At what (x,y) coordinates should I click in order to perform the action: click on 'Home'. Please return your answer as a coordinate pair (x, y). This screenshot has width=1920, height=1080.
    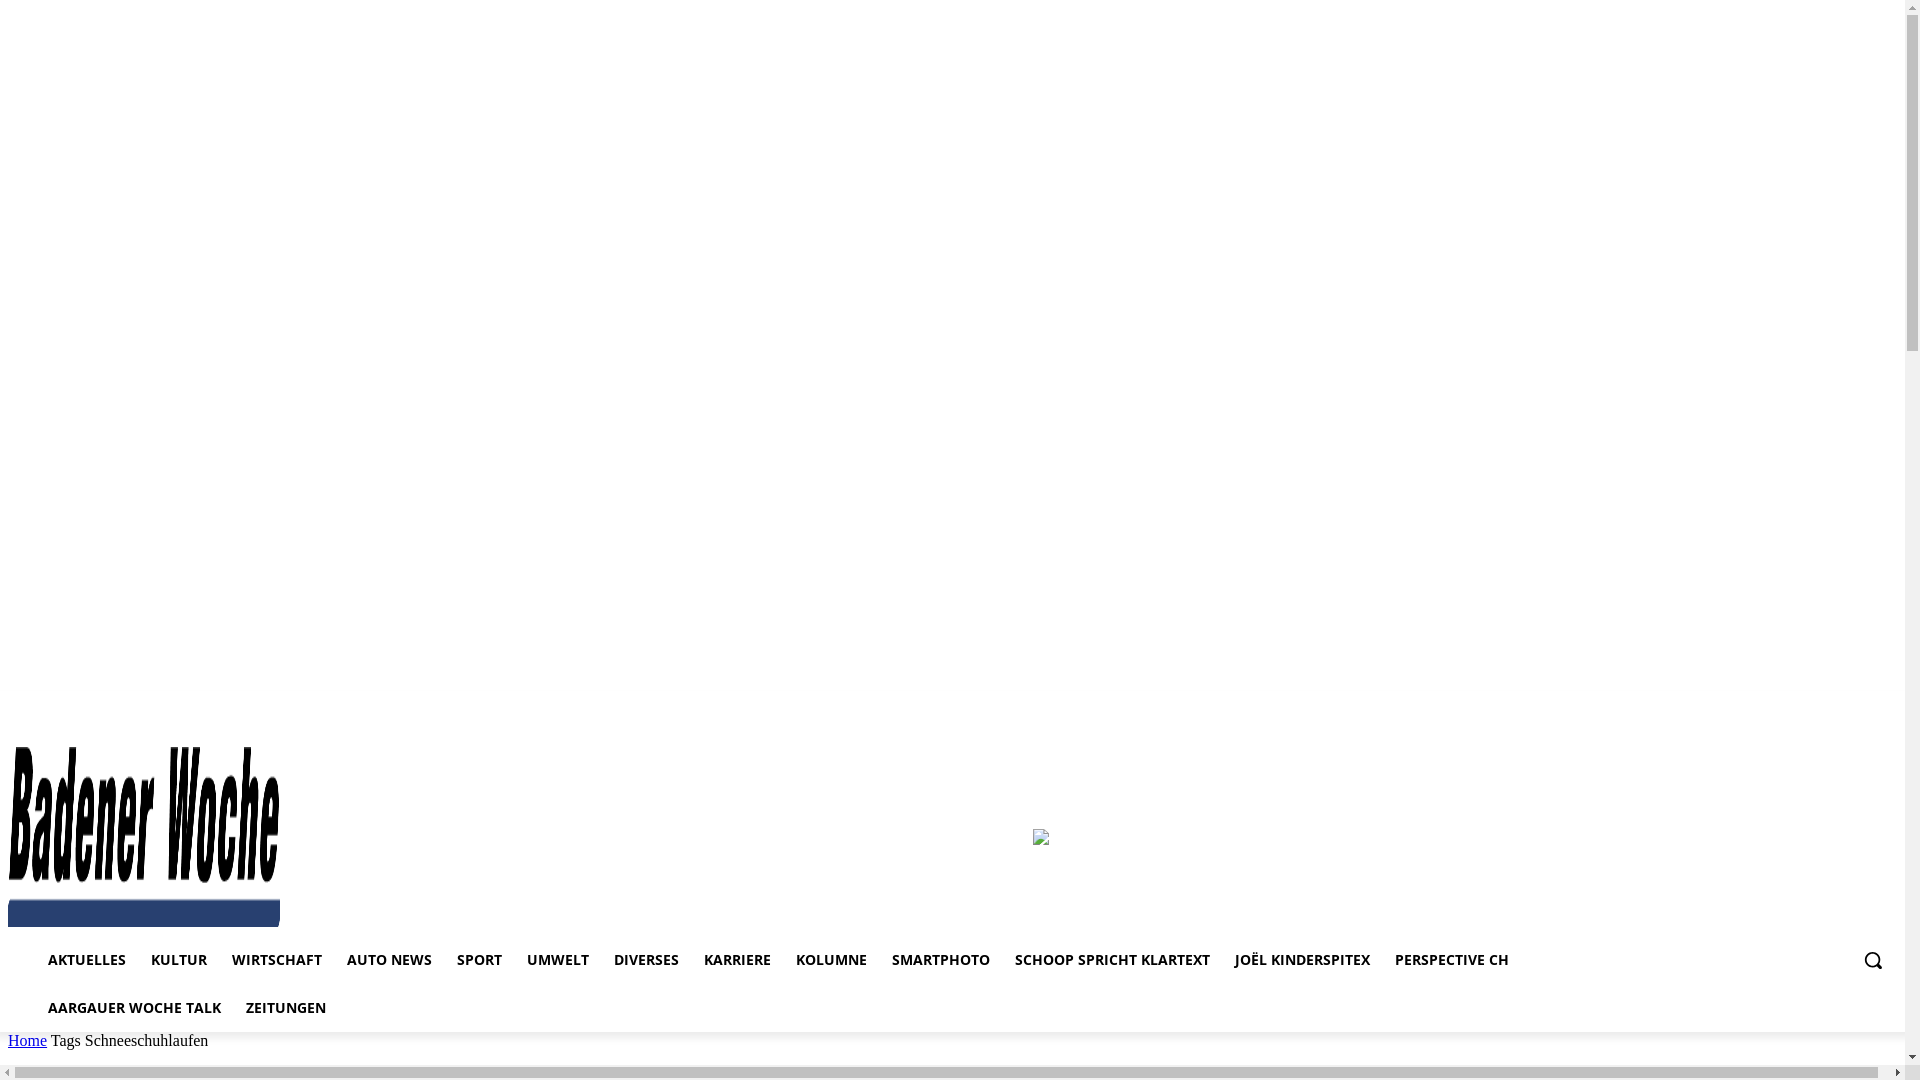
    Looking at the image, I should click on (27, 1039).